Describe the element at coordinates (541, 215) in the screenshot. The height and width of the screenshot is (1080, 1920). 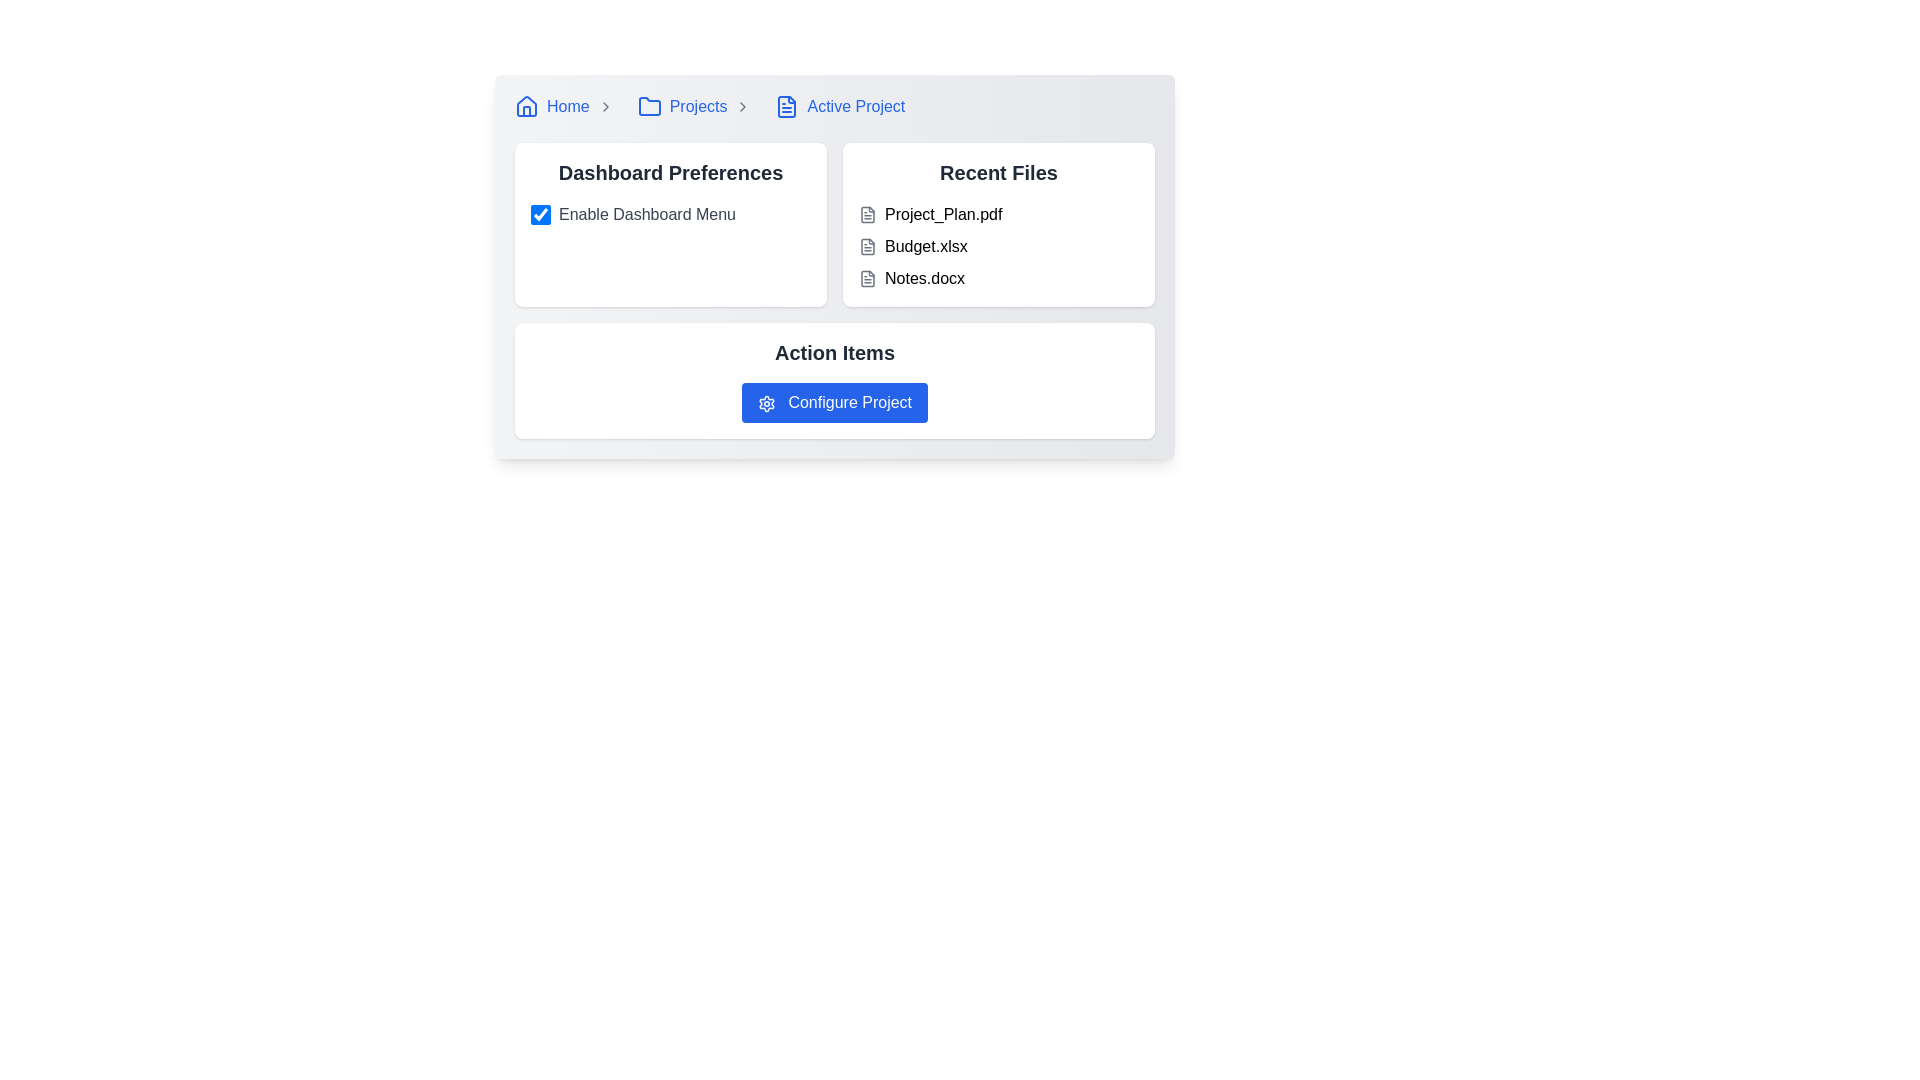
I see `the square checkbox with a blue checkmark located to the left of the 'Enable Dashboard Menu' text in the 'Dashboard Preferences' section` at that location.